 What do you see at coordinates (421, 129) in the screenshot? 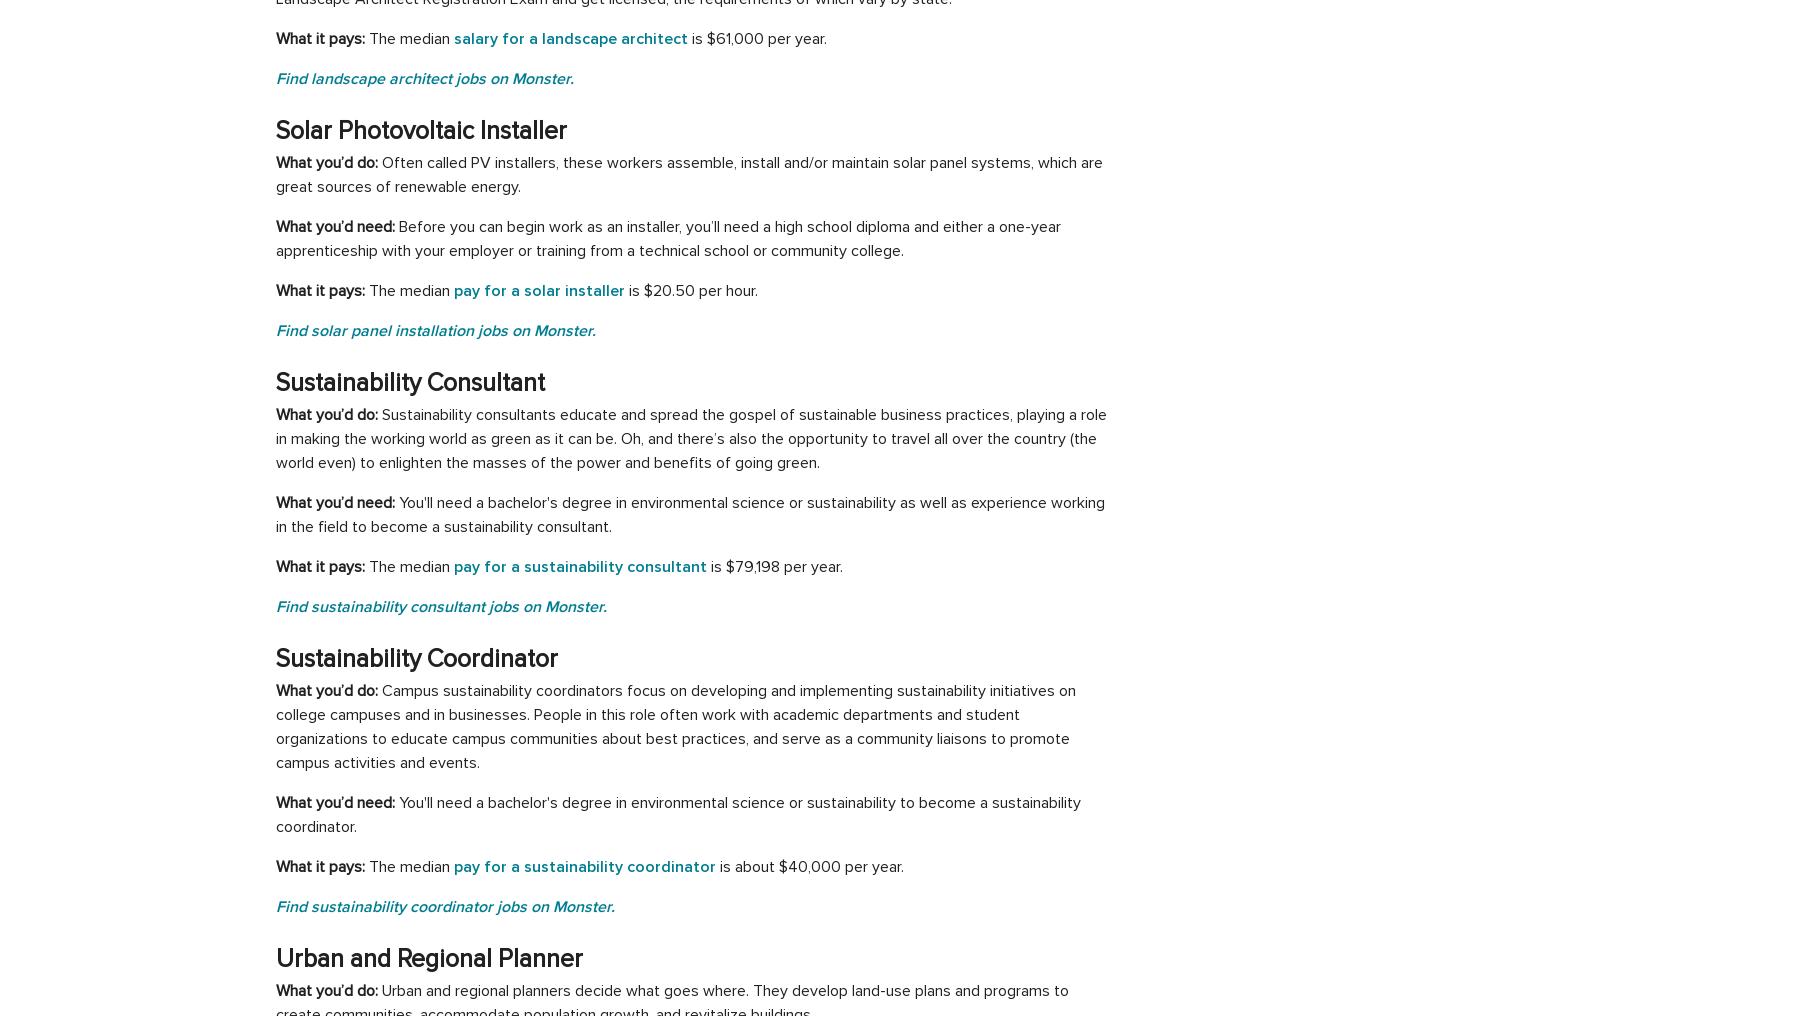
I see `'Solar Photovoltaic Installer'` at bounding box center [421, 129].